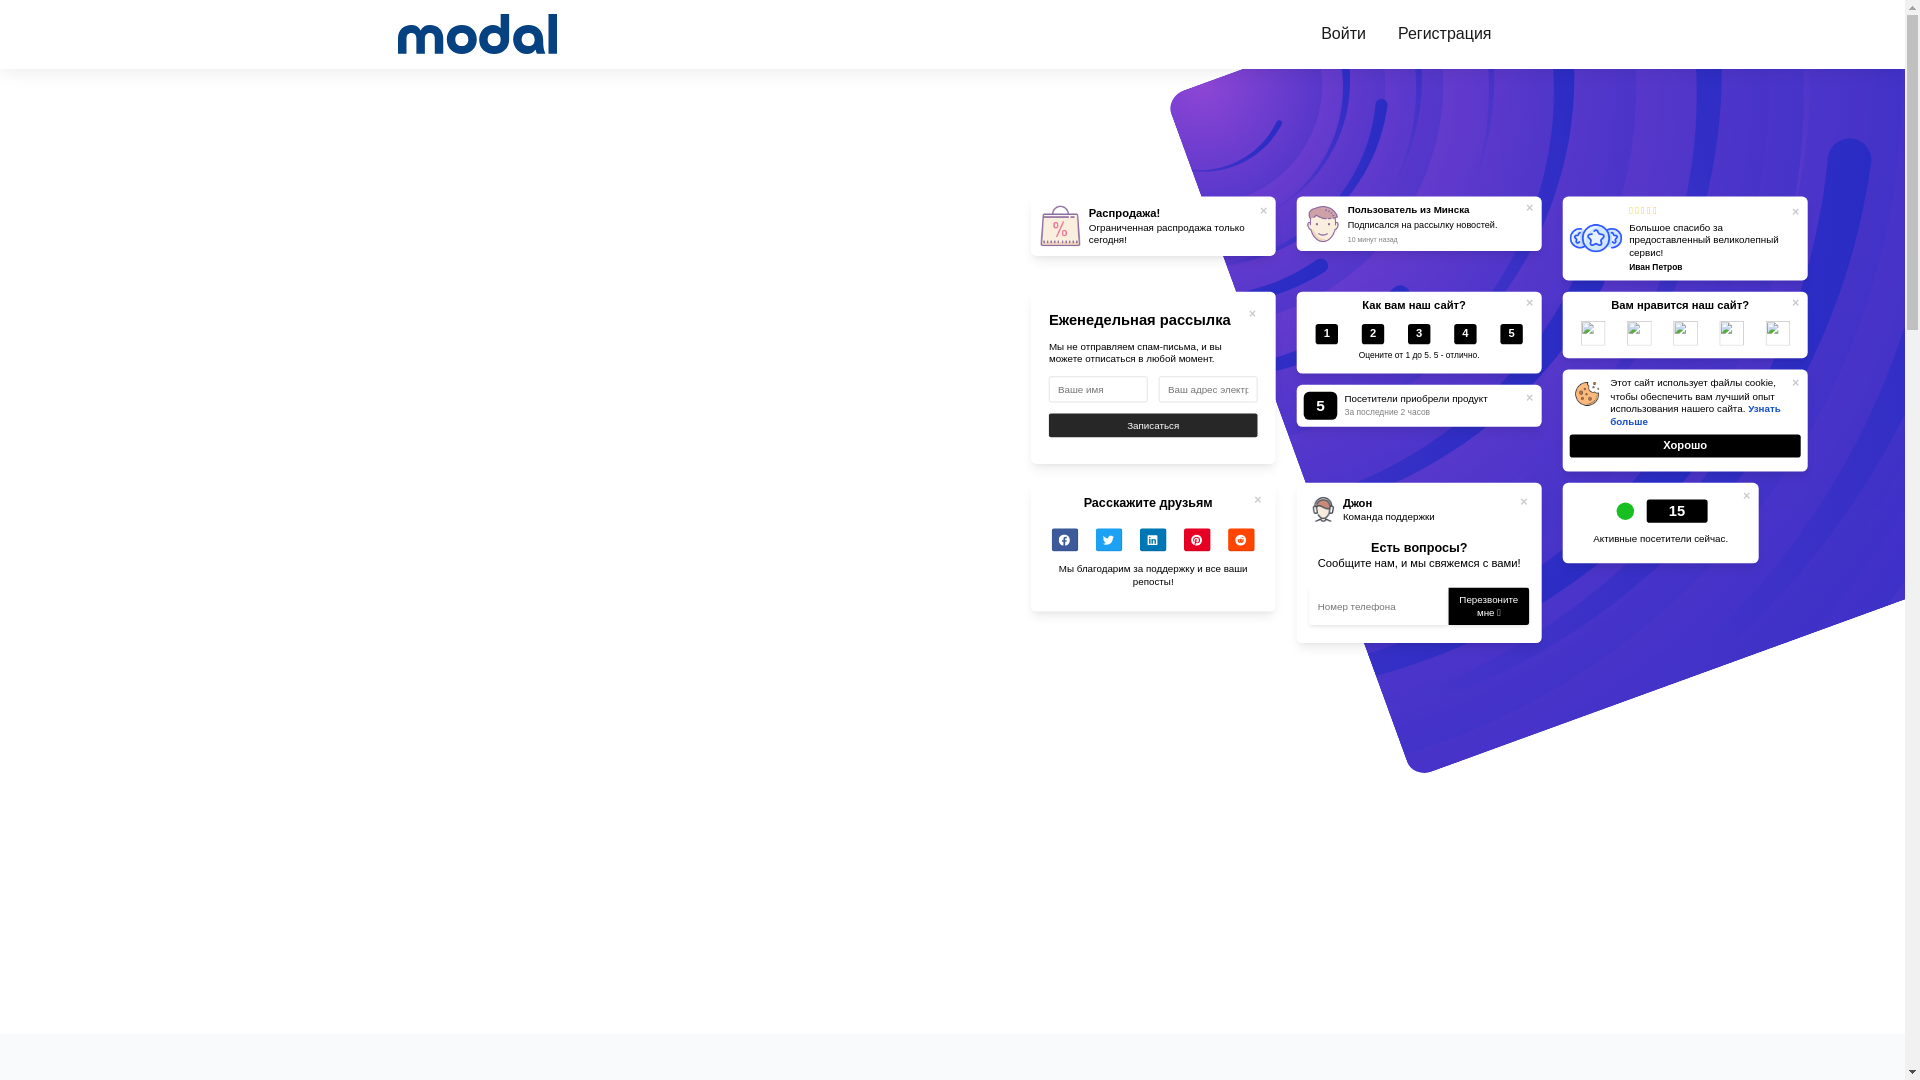 The width and height of the screenshot is (1920, 1080). Describe the element at coordinates (1376, 337) in the screenshot. I see `'2'` at that location.